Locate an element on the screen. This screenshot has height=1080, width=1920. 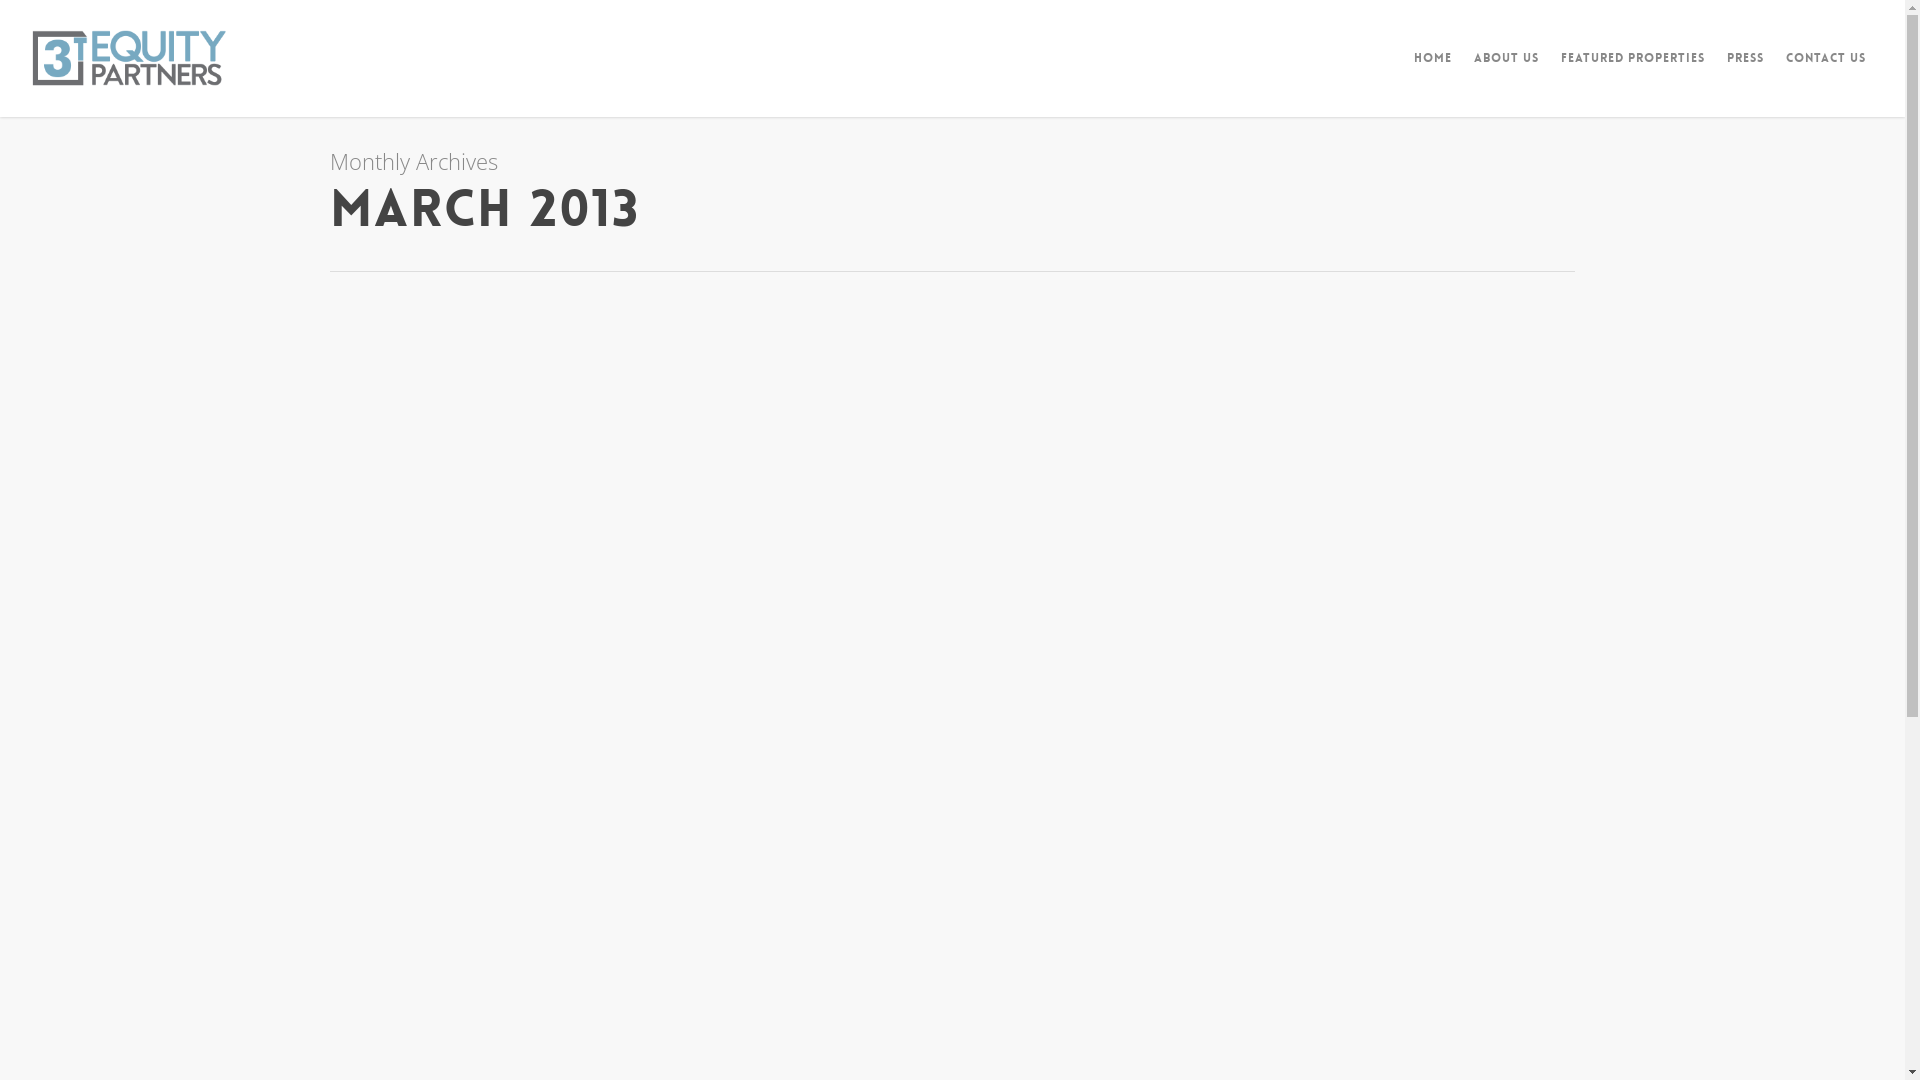
'CONTACT US' is located at coordinates (1776, 71).